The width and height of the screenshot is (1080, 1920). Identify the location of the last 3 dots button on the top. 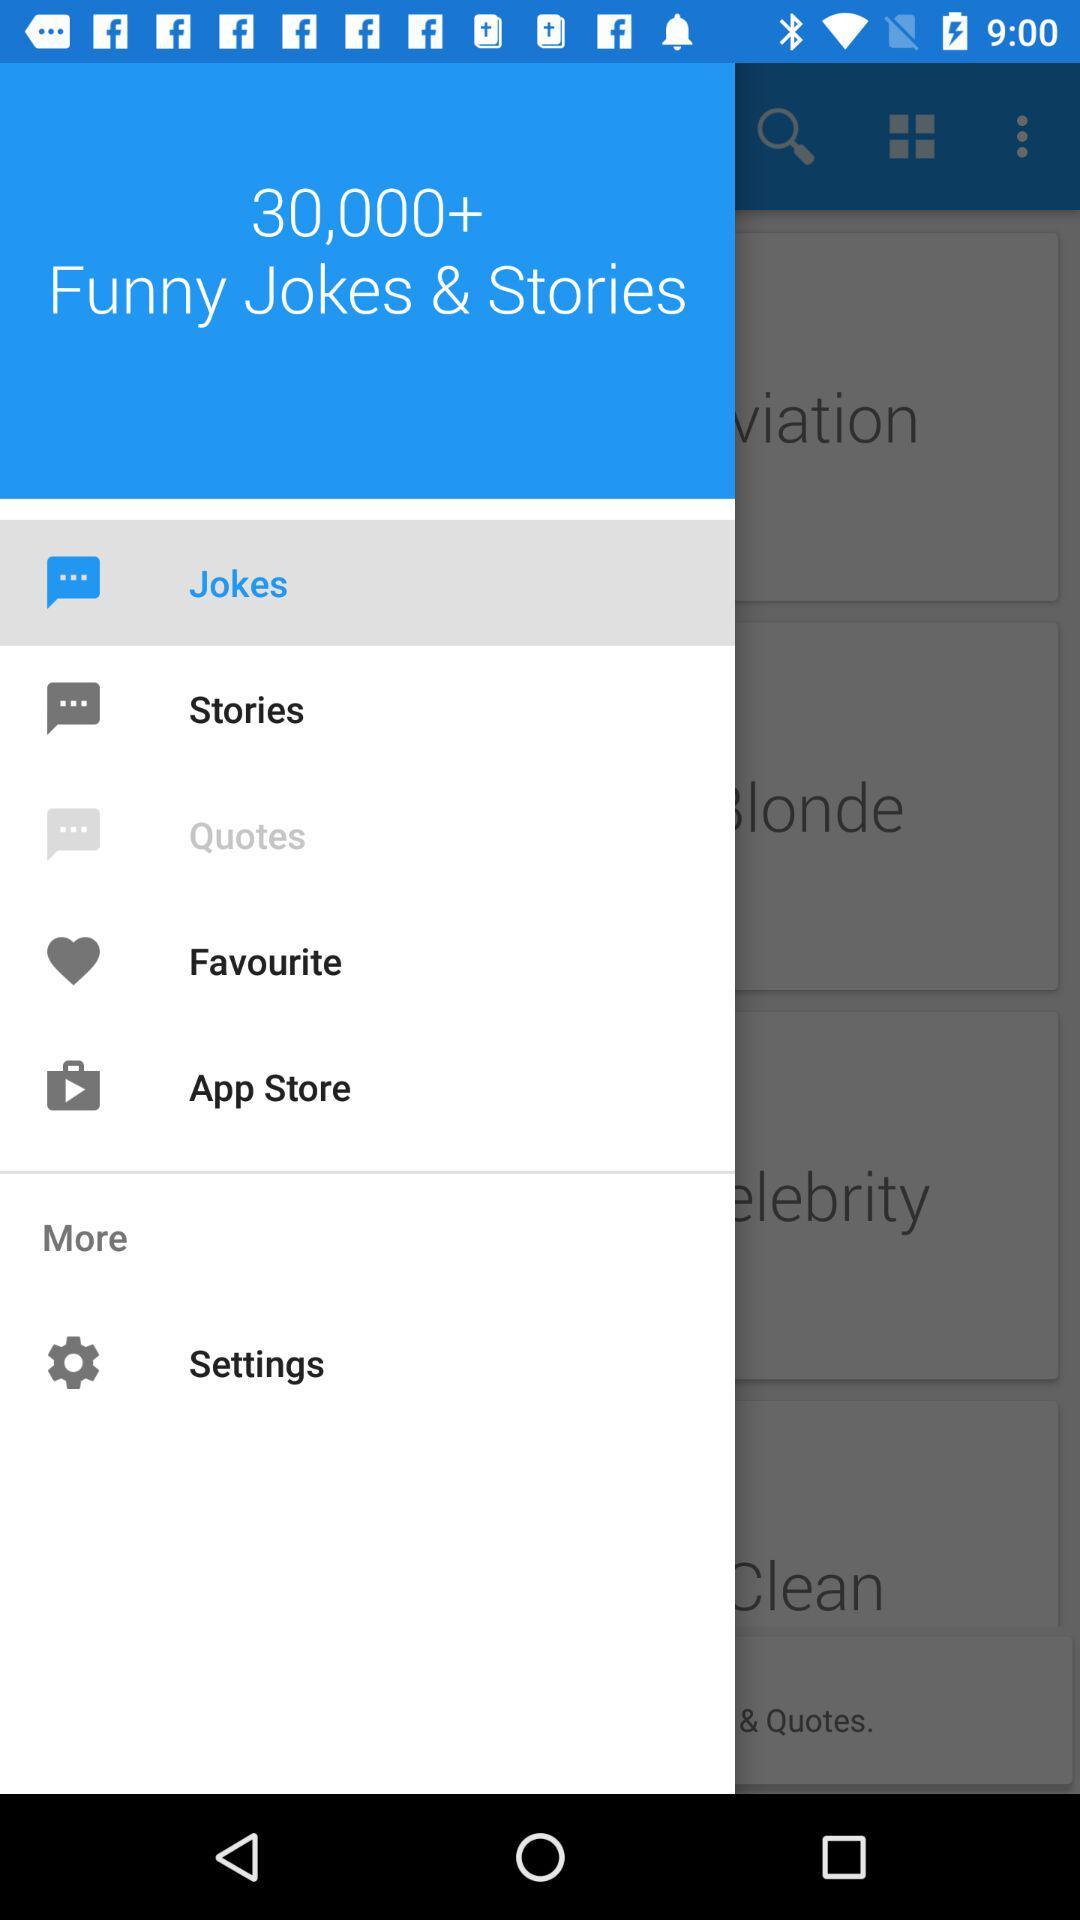
(1027, 136).